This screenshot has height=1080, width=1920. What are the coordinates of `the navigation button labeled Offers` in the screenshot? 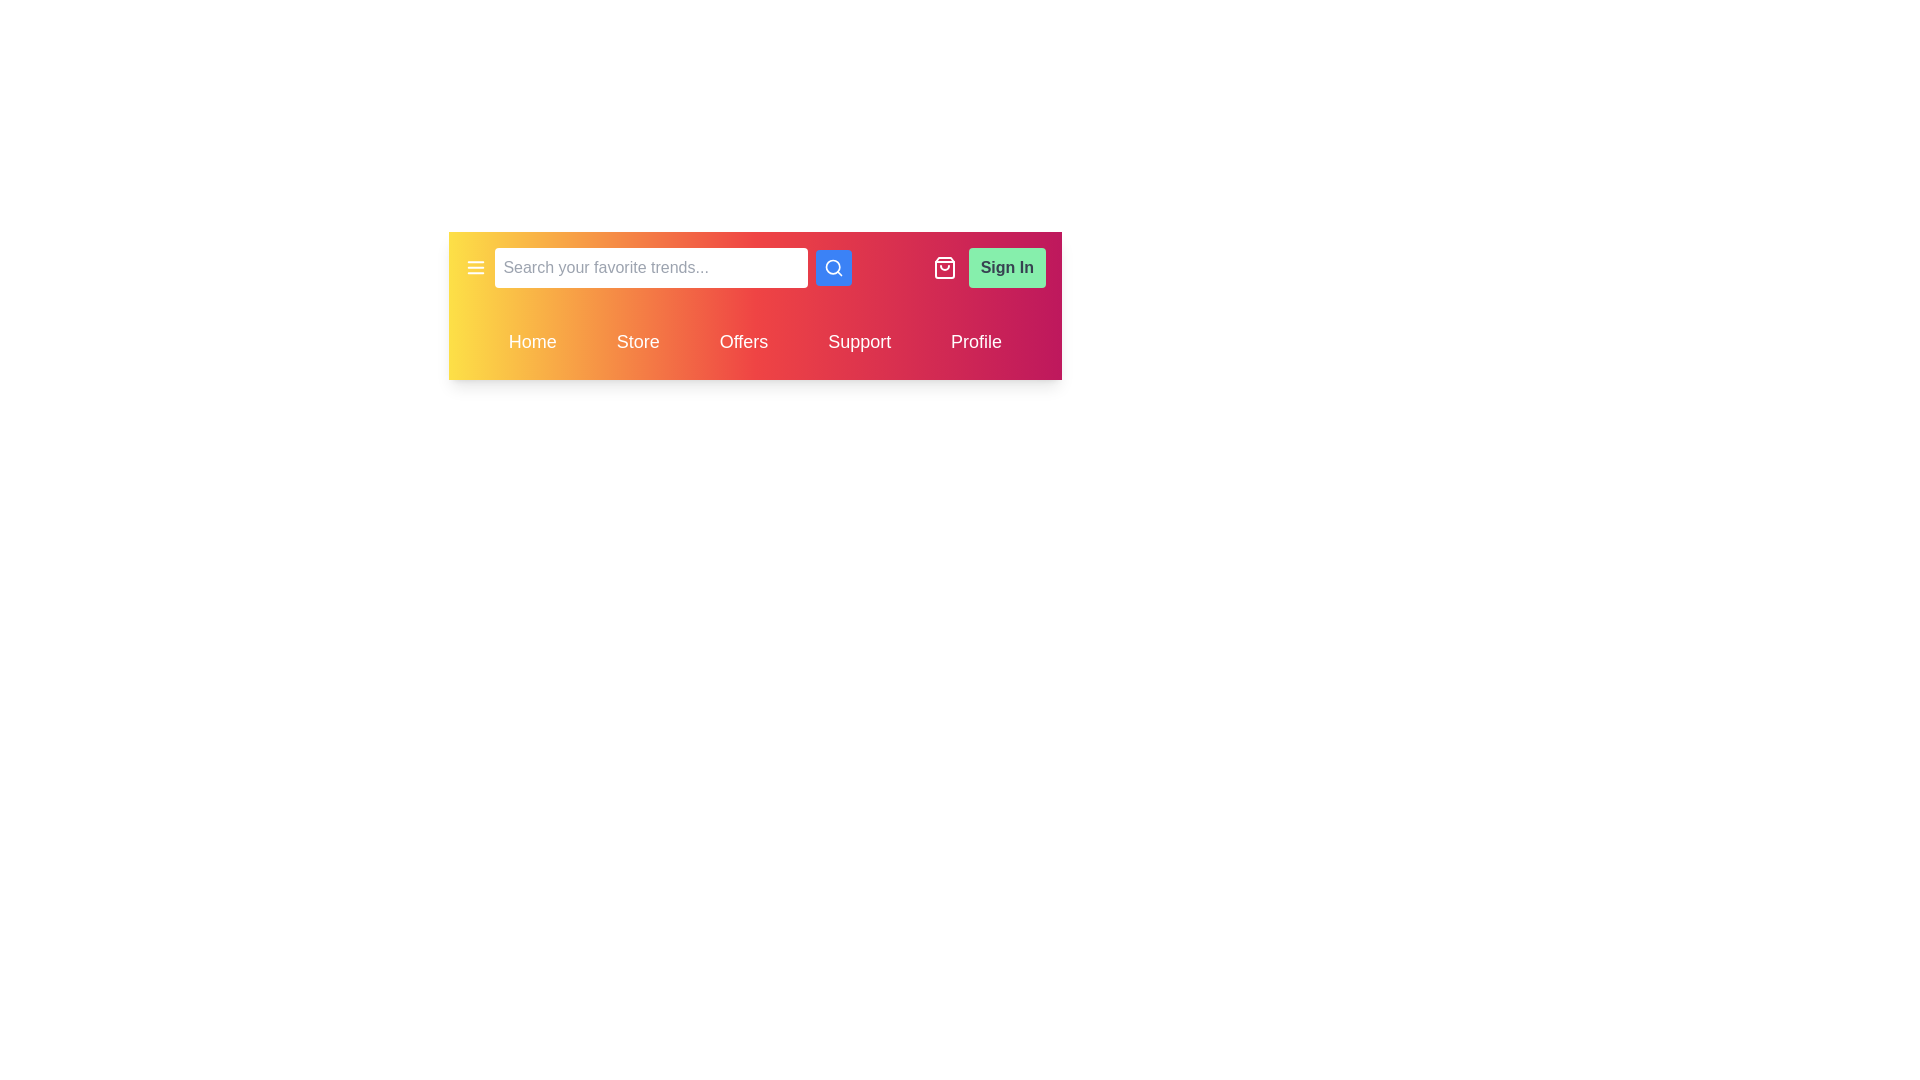 It's located at (743, 341).